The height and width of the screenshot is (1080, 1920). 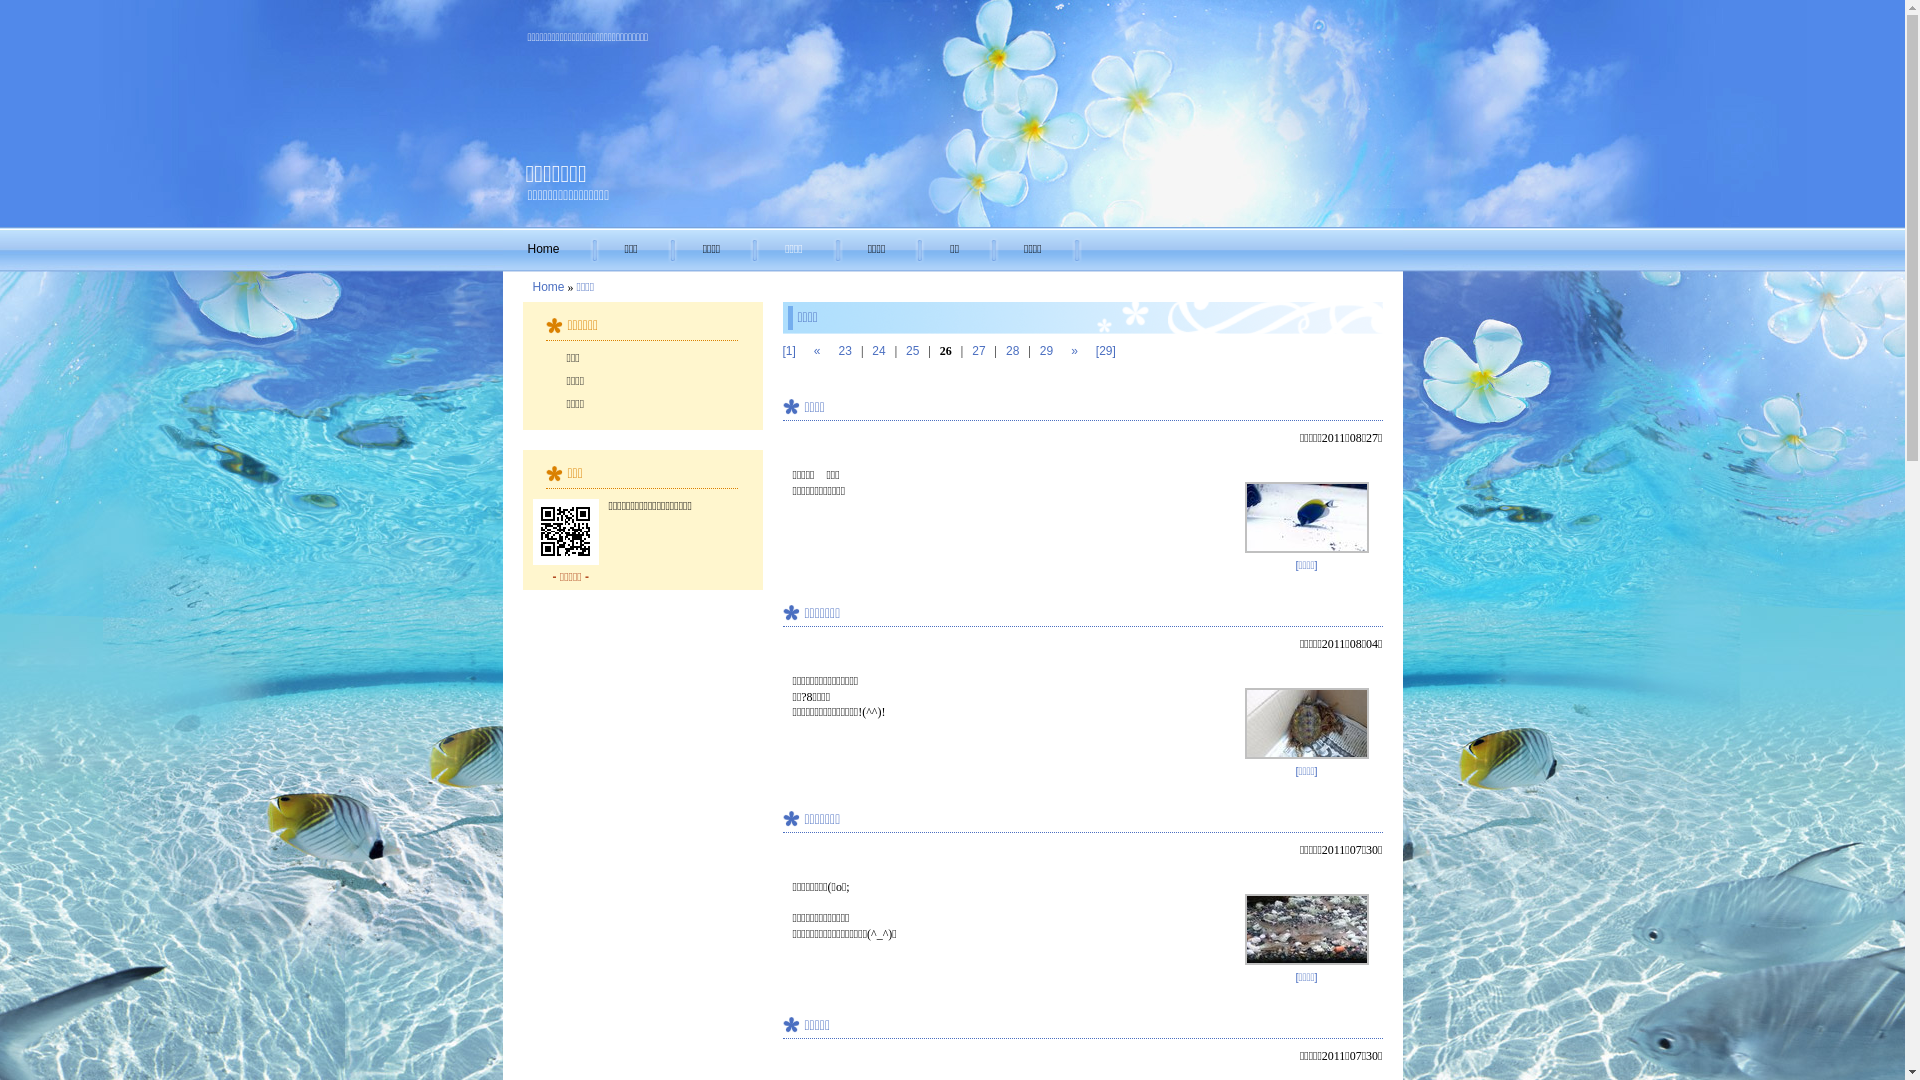 What do you see at coordinates (872, 350) in the screenshot?
I see `'24'` at bounding box center [872, 350].